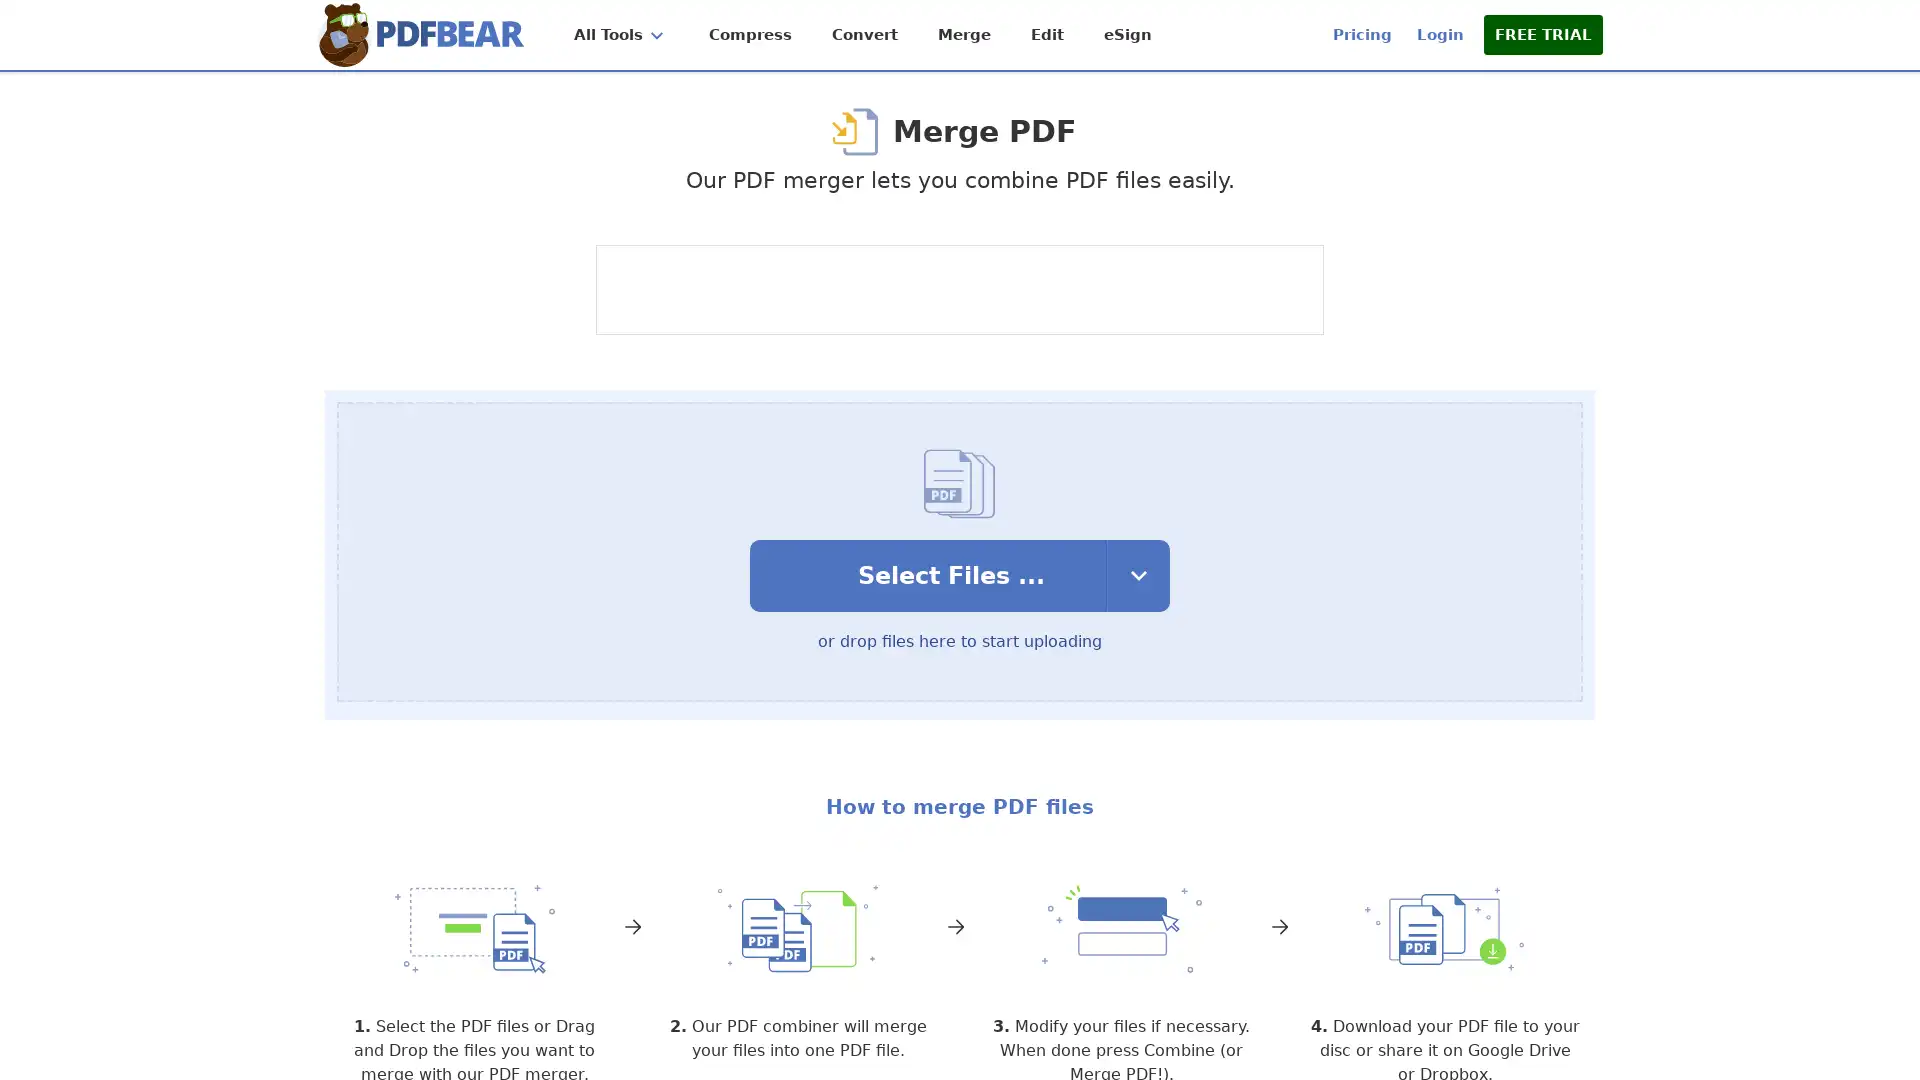 The width and height of the screenshot is (1920, 1080). I want to click on Pricing, so click(1360, 34).